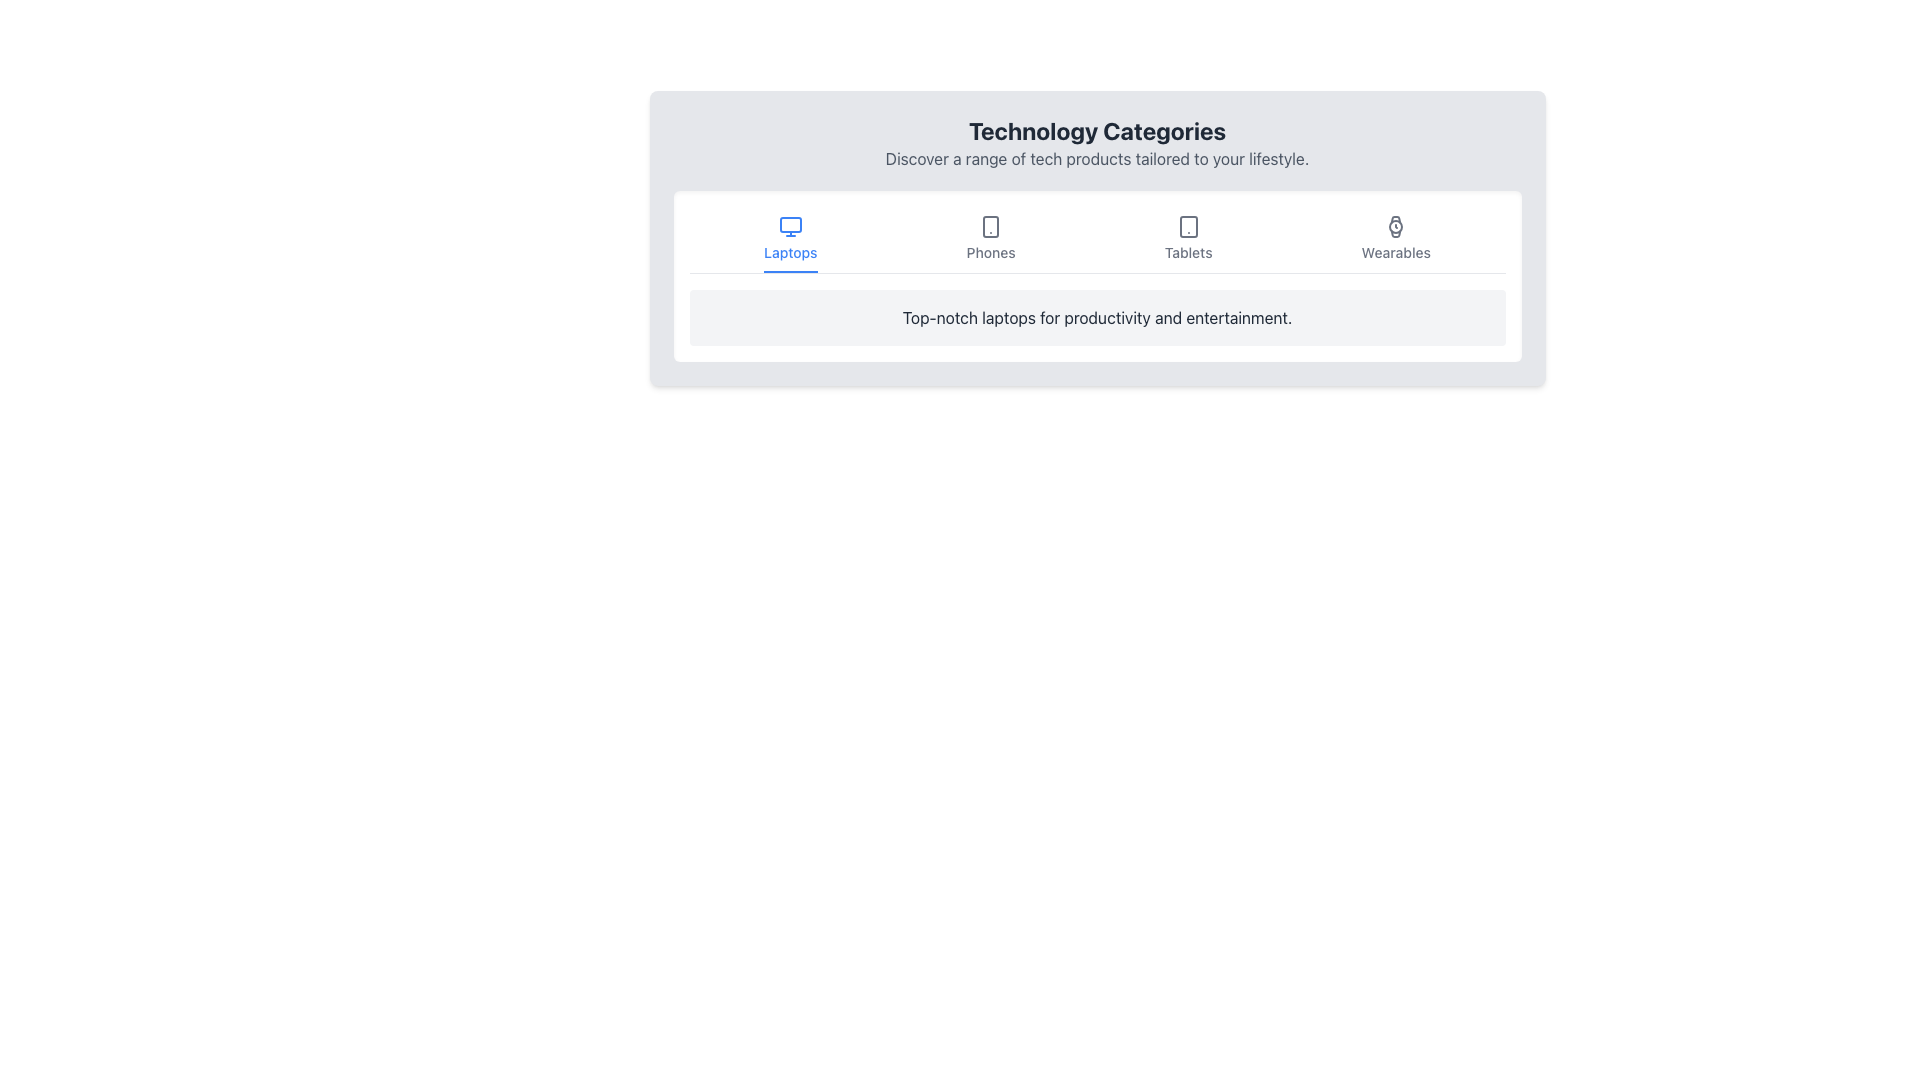 This screenshot has width=1920, height=1080. Describe the element at coordinates (1096, 131) in the screenshot. I see `the prominently styled header with the text 'Technology Categories', which is bold, larger in font size, and dark gray in color, located at the top of the section` at that location.